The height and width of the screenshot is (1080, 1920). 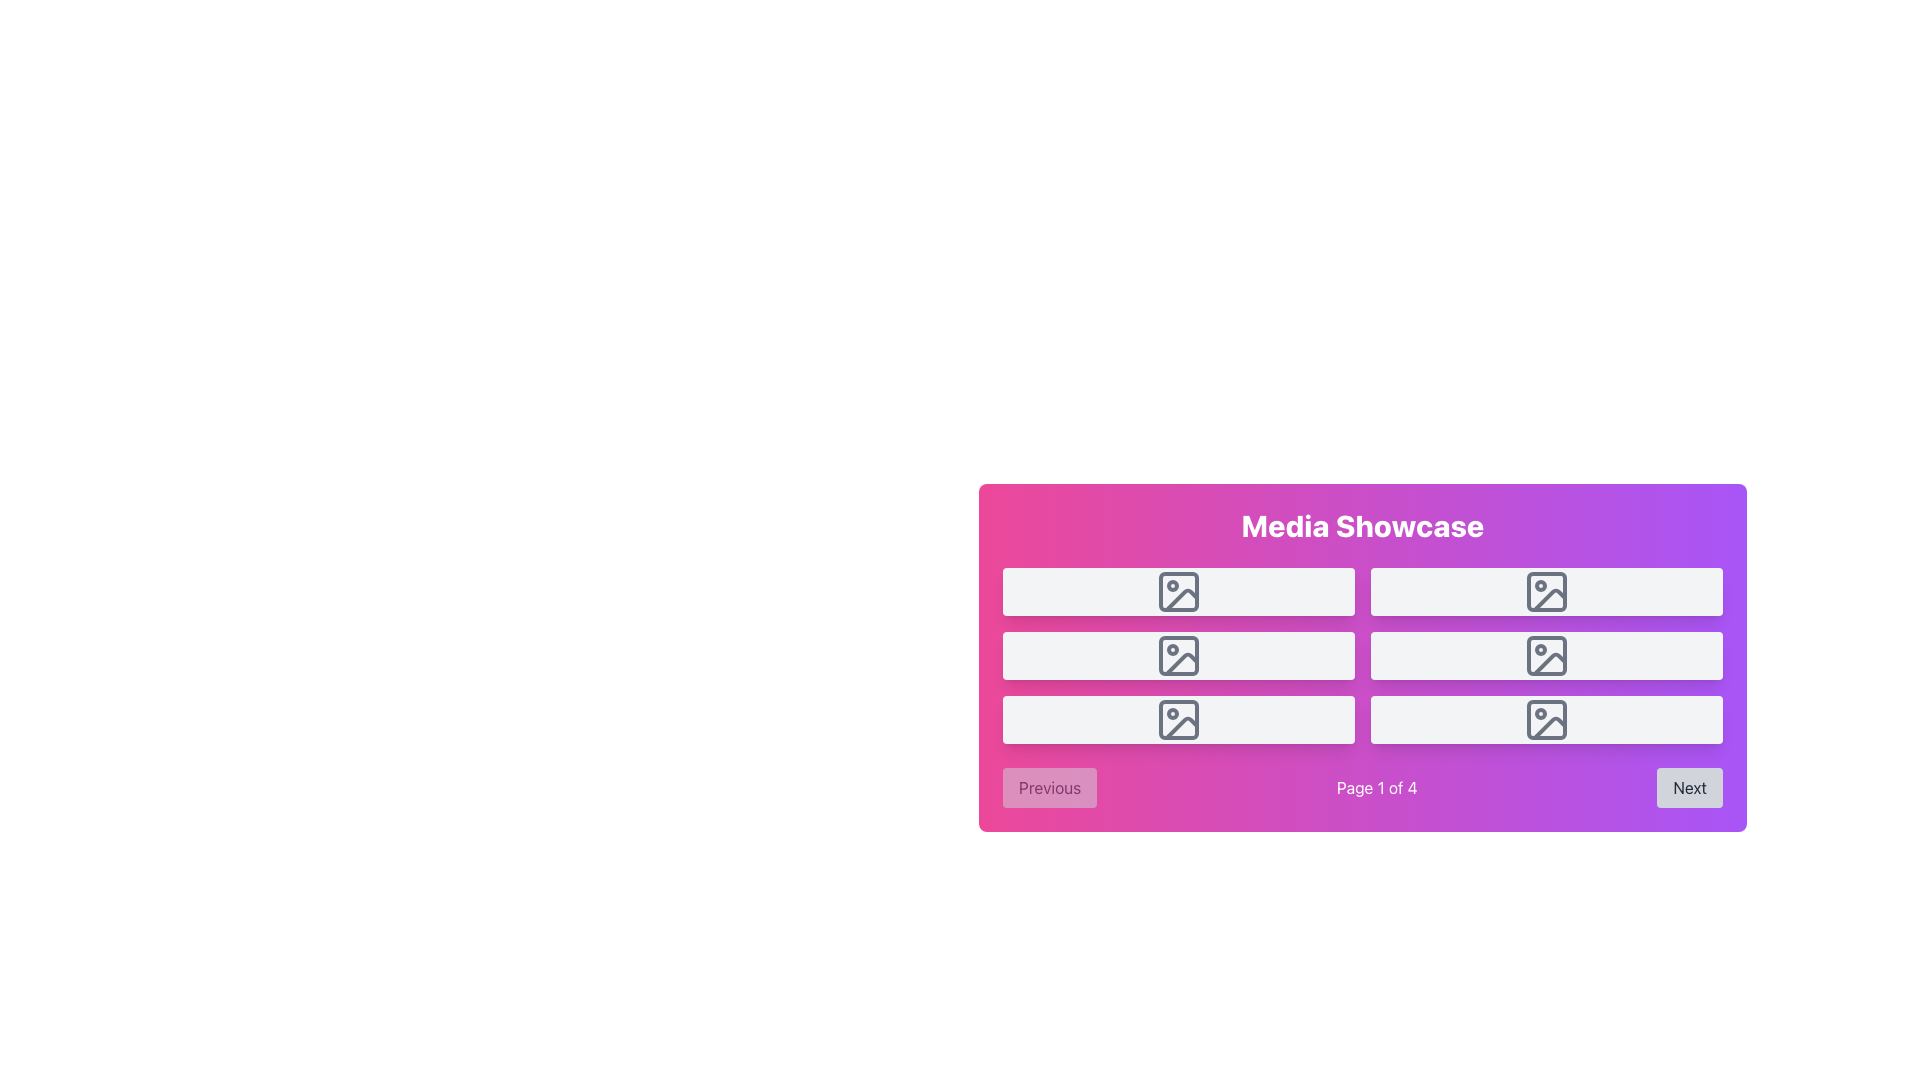 I want to click on the 'Media Showcase' text heading which is styled with a bold, large font and is located at the top of a colorful card-like structure with a gradient background transitioning from pink to purple, so click(x=1362, y=524).